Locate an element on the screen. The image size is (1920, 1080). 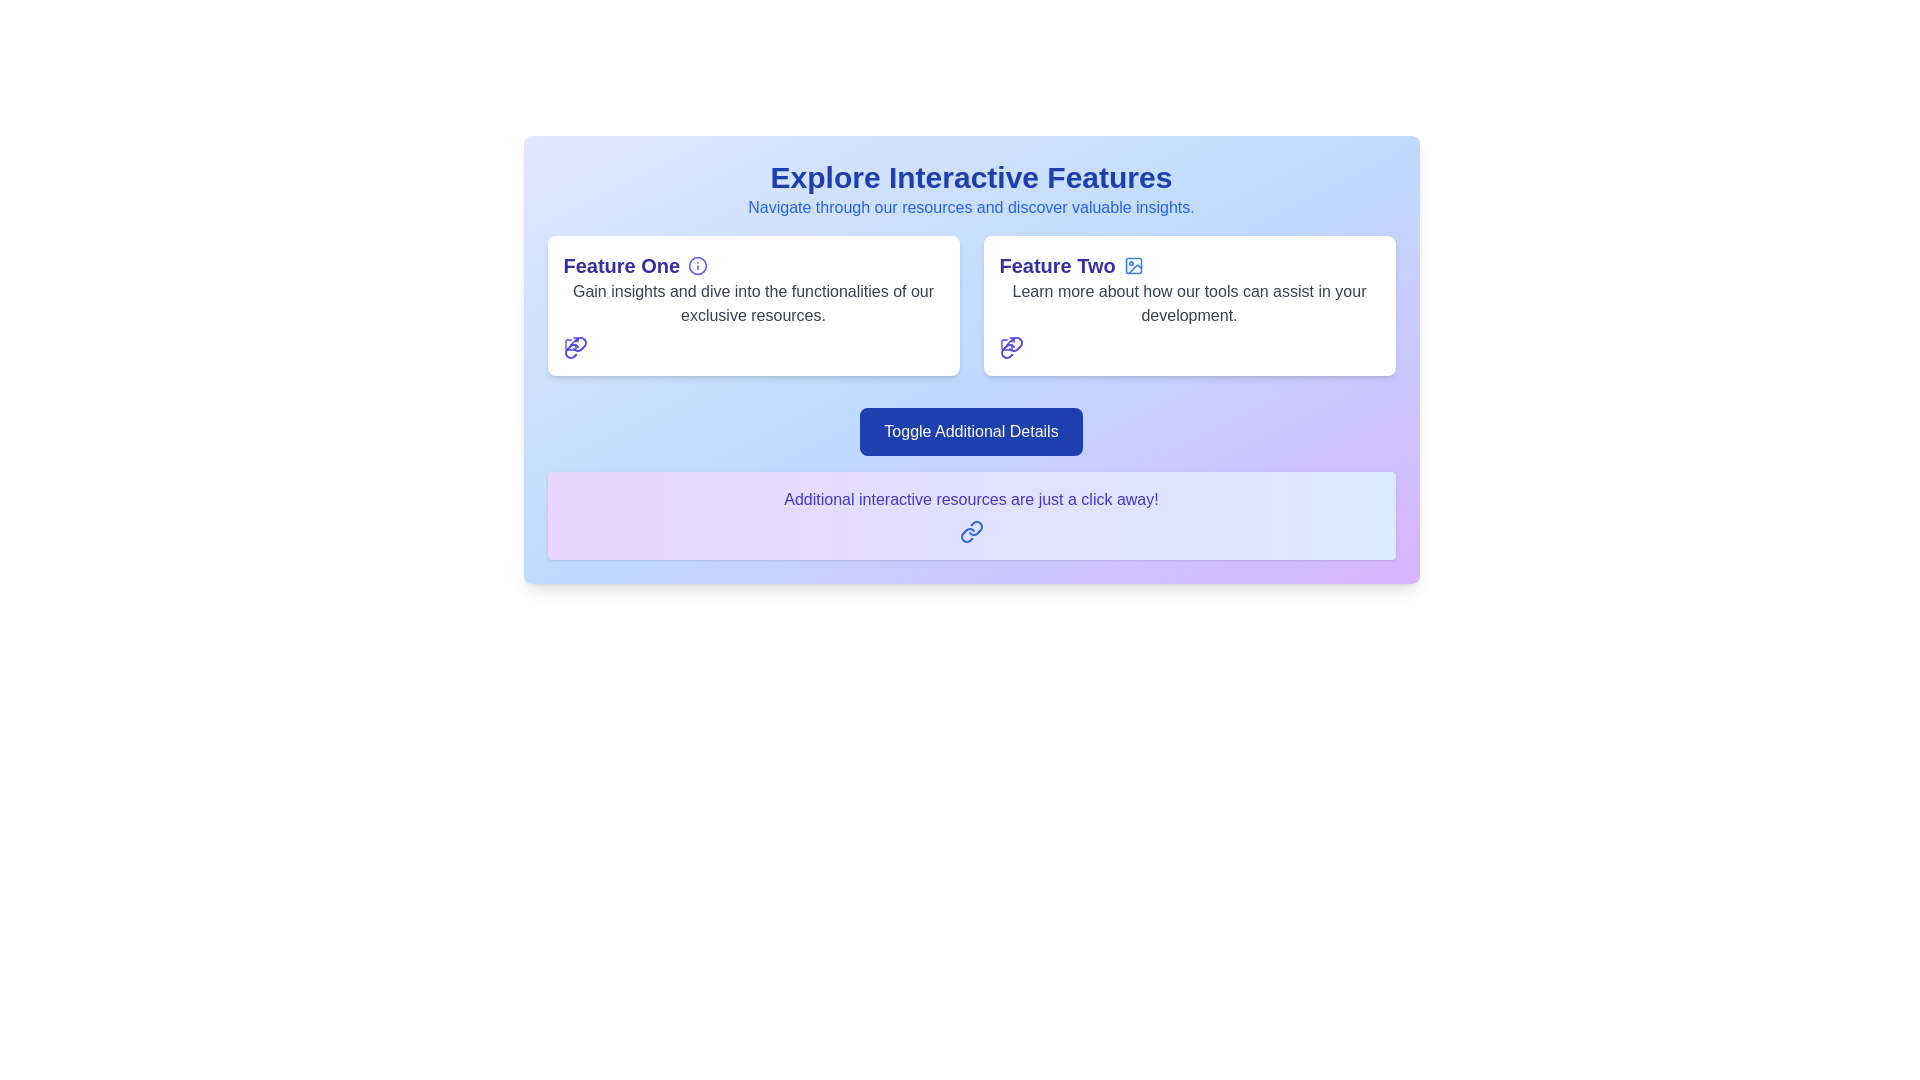
the slider position is located at coordinates (1369, 407).